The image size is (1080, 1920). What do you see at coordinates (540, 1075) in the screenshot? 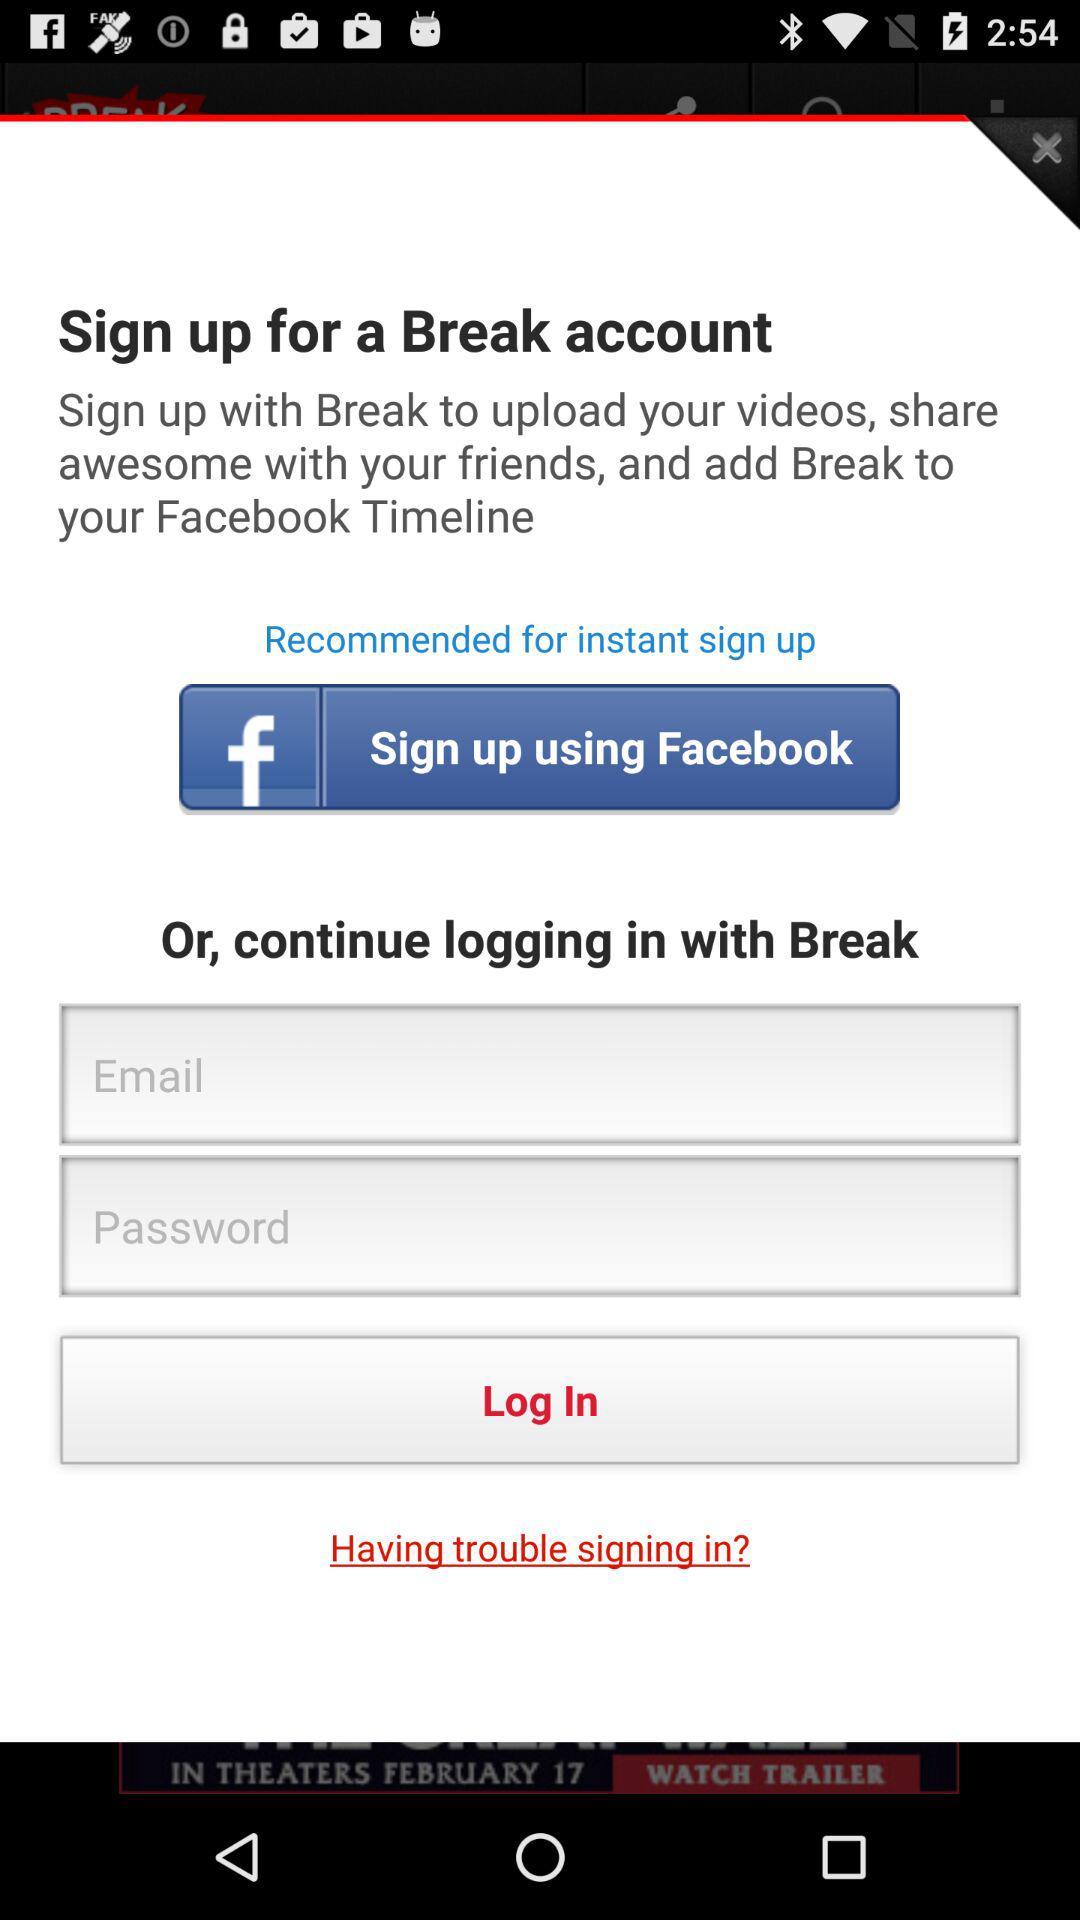
I see `the email box` at bounding box center [540, 1075].